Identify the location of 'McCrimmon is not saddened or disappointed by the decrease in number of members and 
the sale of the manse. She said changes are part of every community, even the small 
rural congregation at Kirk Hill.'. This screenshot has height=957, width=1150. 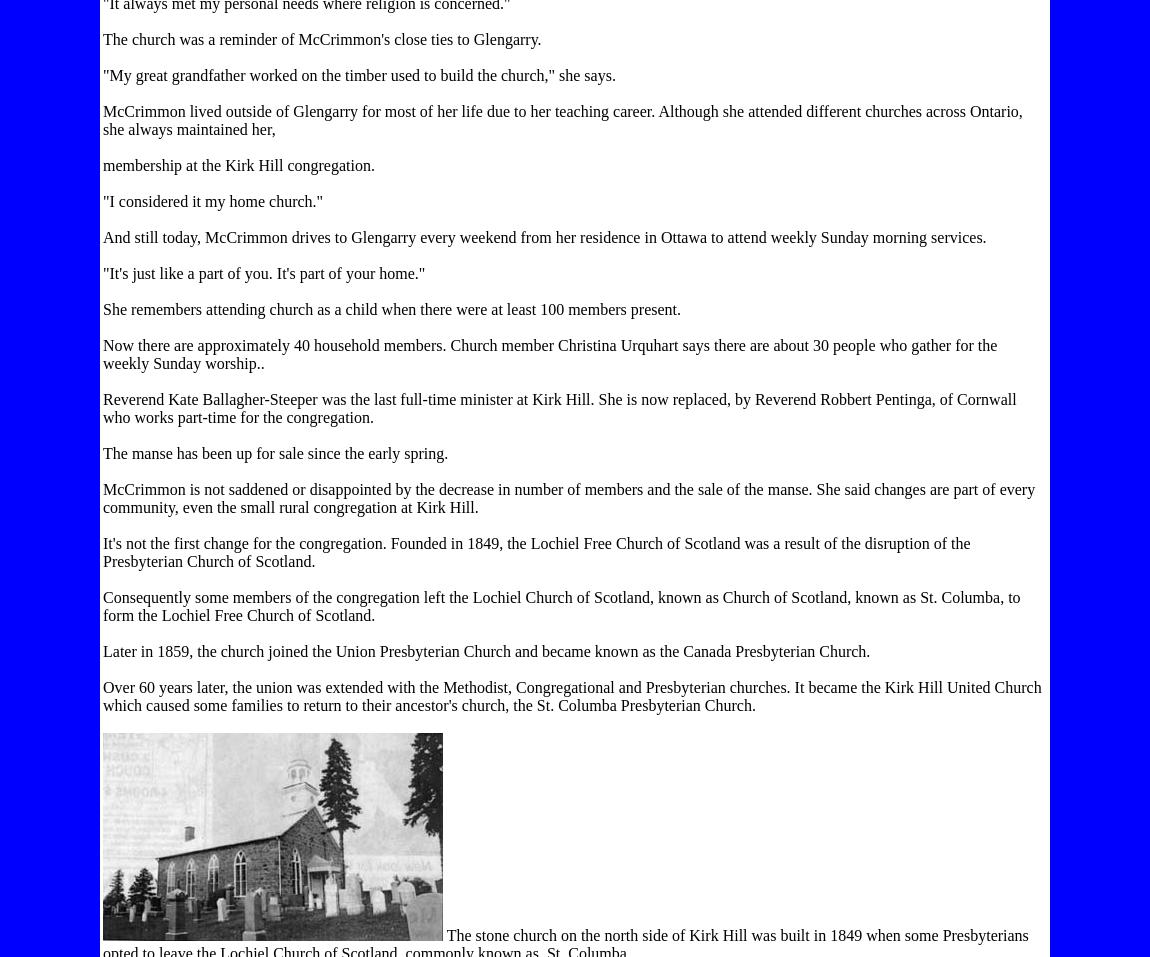
(569, 498).